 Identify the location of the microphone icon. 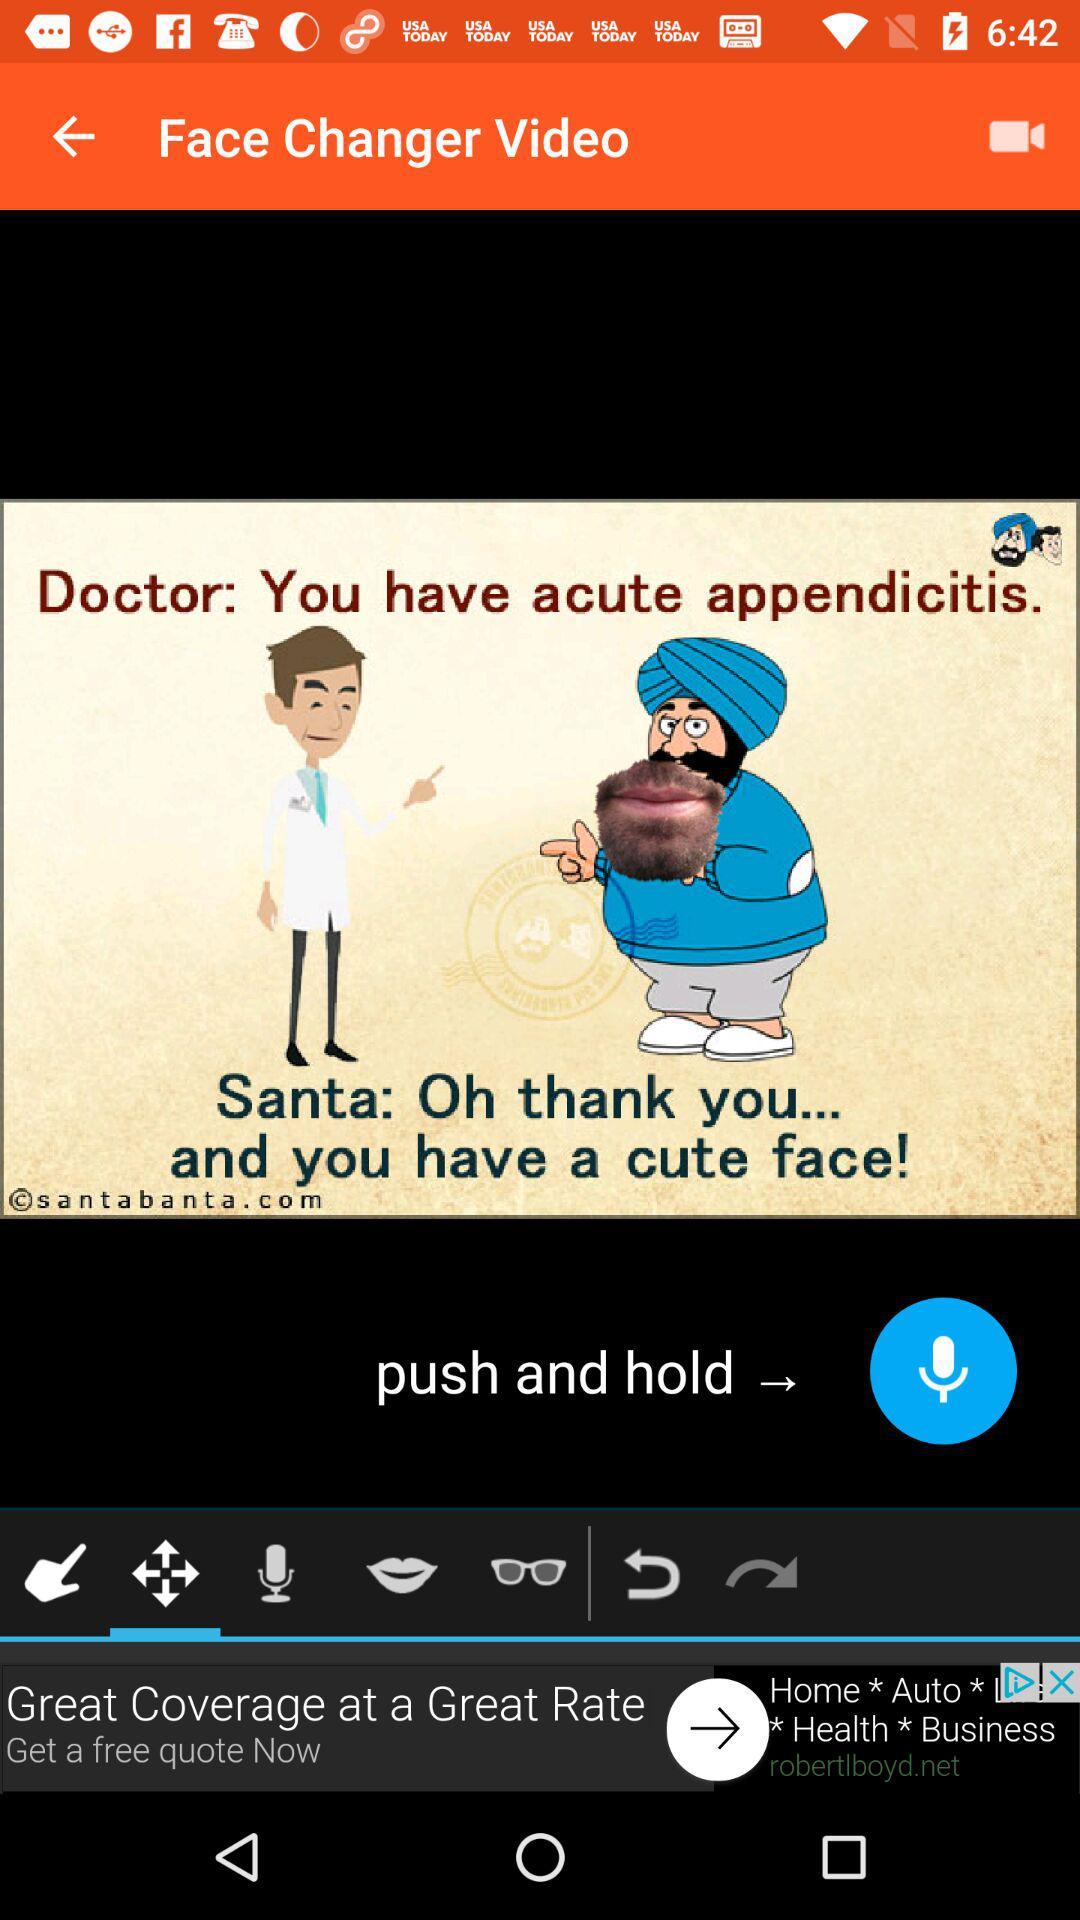
(275, 1572).